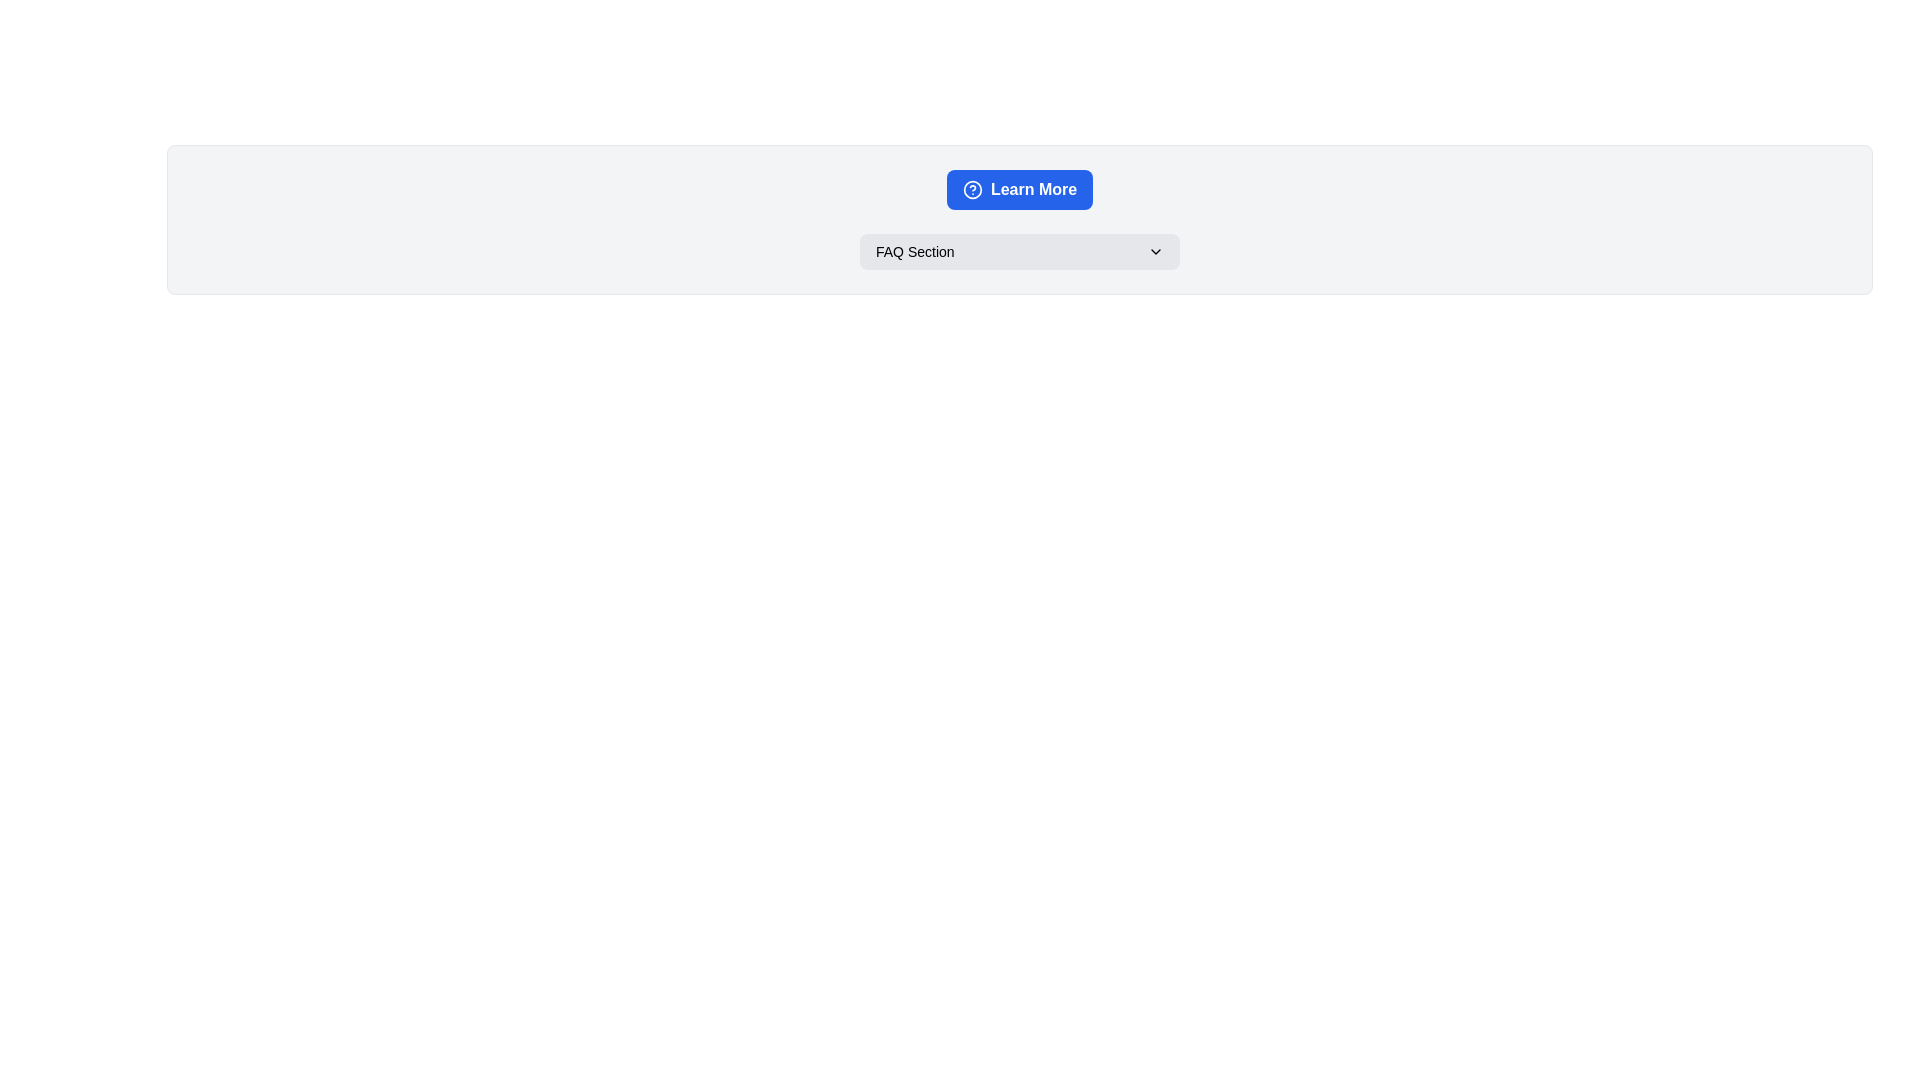 The image size is (1920, 1080). Describe the element at coordinates (1019, 189) in the screenshot. I see `the rectangular 'Learn More' button with a blue background and white text, located above the 'FAQ Section' dropdown` at that location.